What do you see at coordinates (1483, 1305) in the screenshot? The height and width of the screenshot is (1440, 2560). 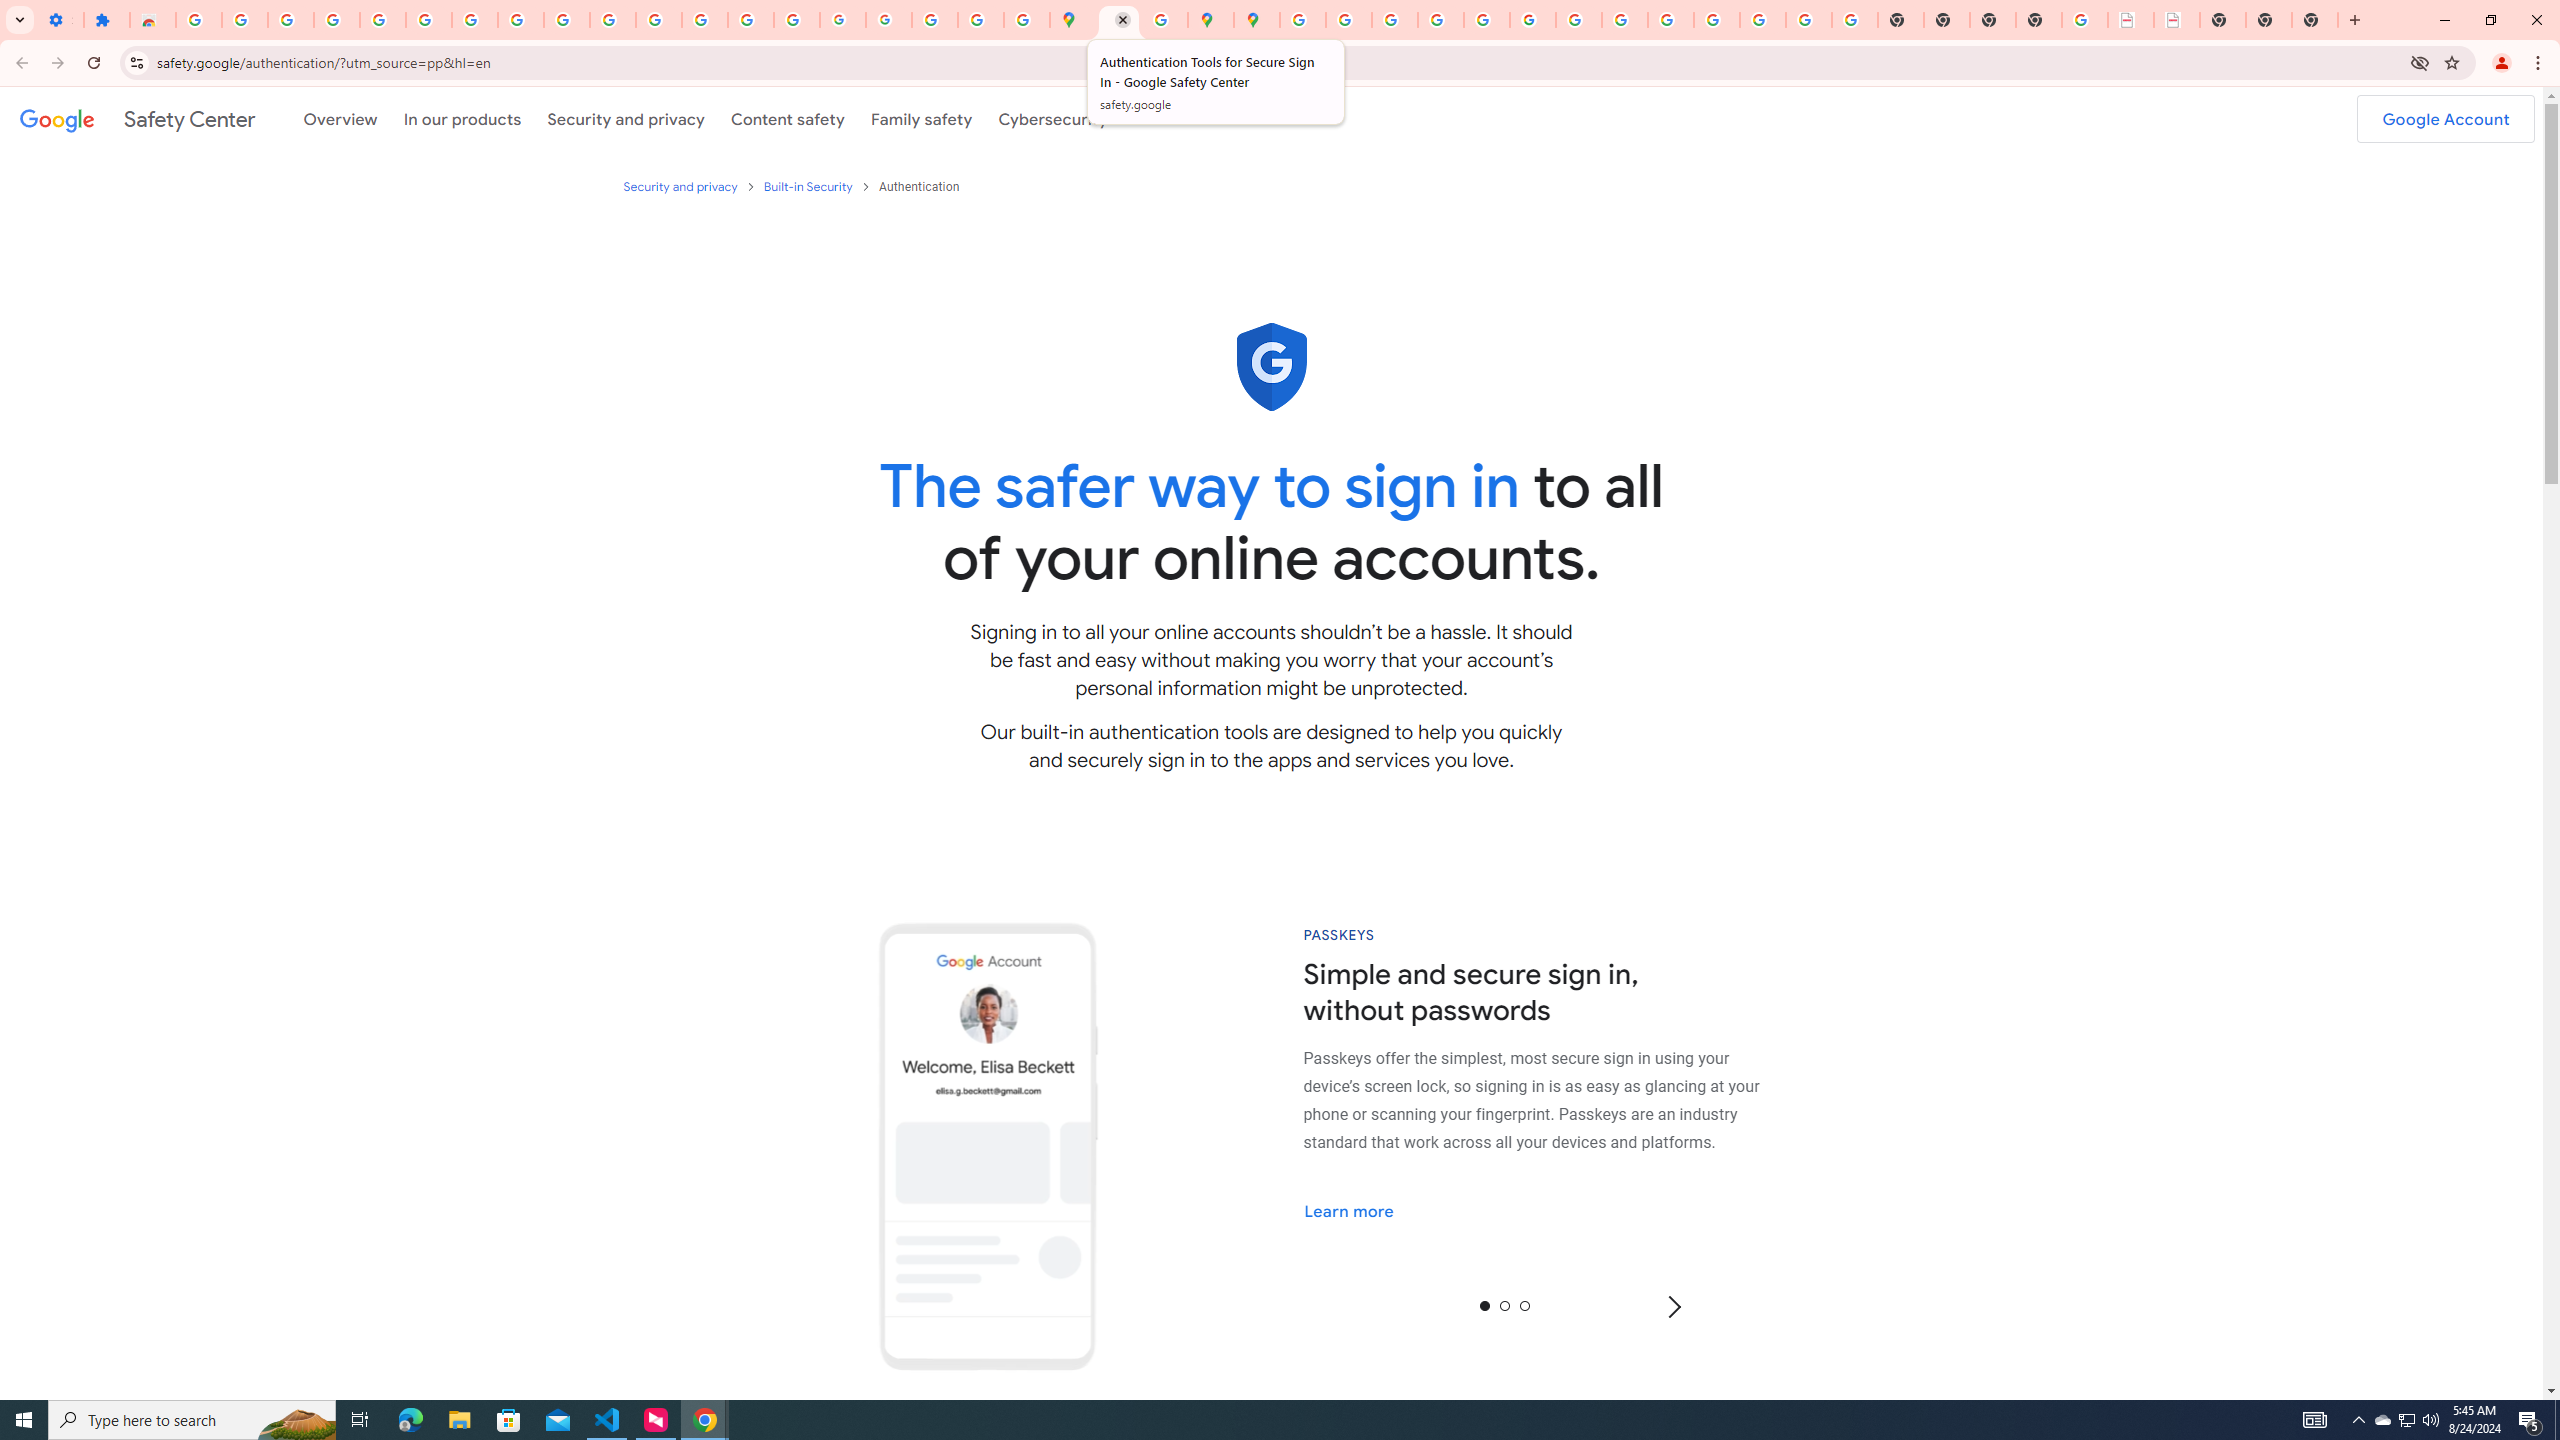 I see `'0'` at bounding box center [1483, 1305].